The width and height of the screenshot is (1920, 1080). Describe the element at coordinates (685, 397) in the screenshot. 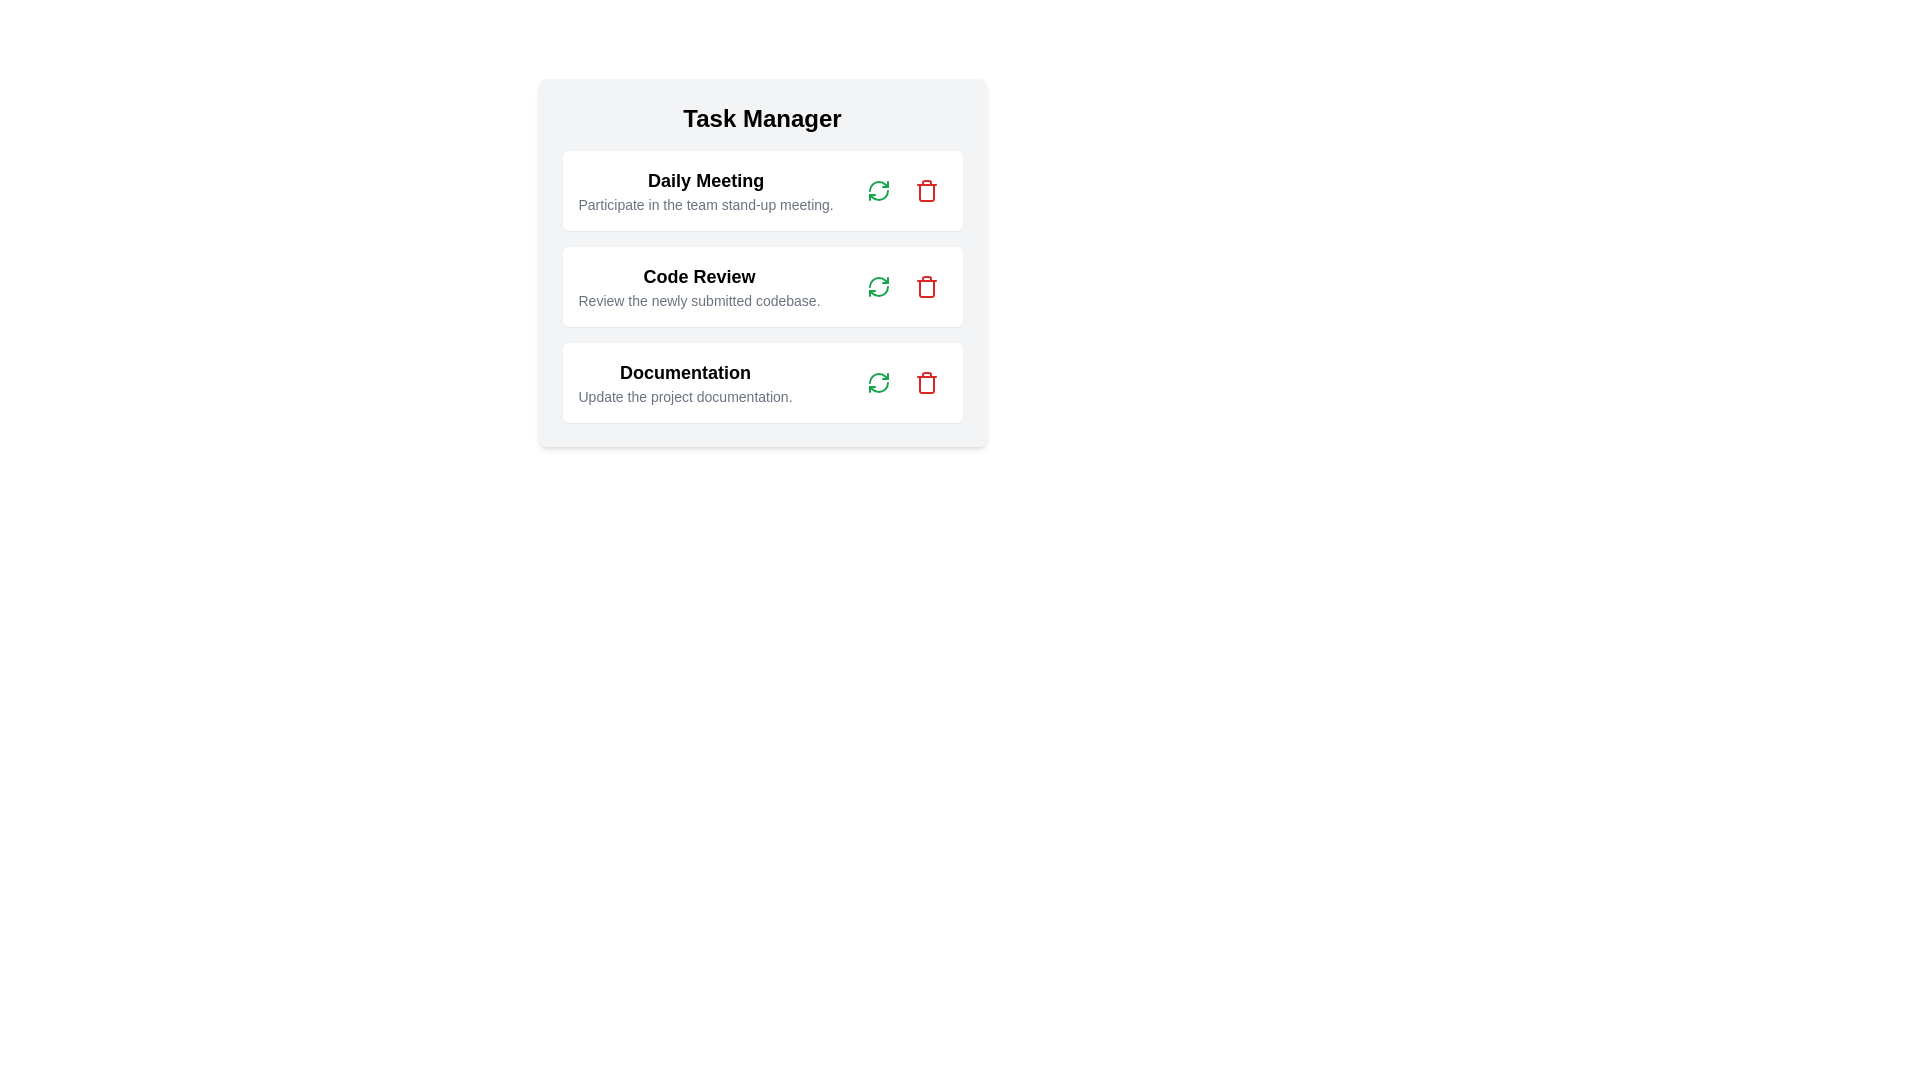

I see `text snippet displaying 'Update the project documentation.' which is styled in gray and located below the 'Documentation' heading in the last task card` at that location.